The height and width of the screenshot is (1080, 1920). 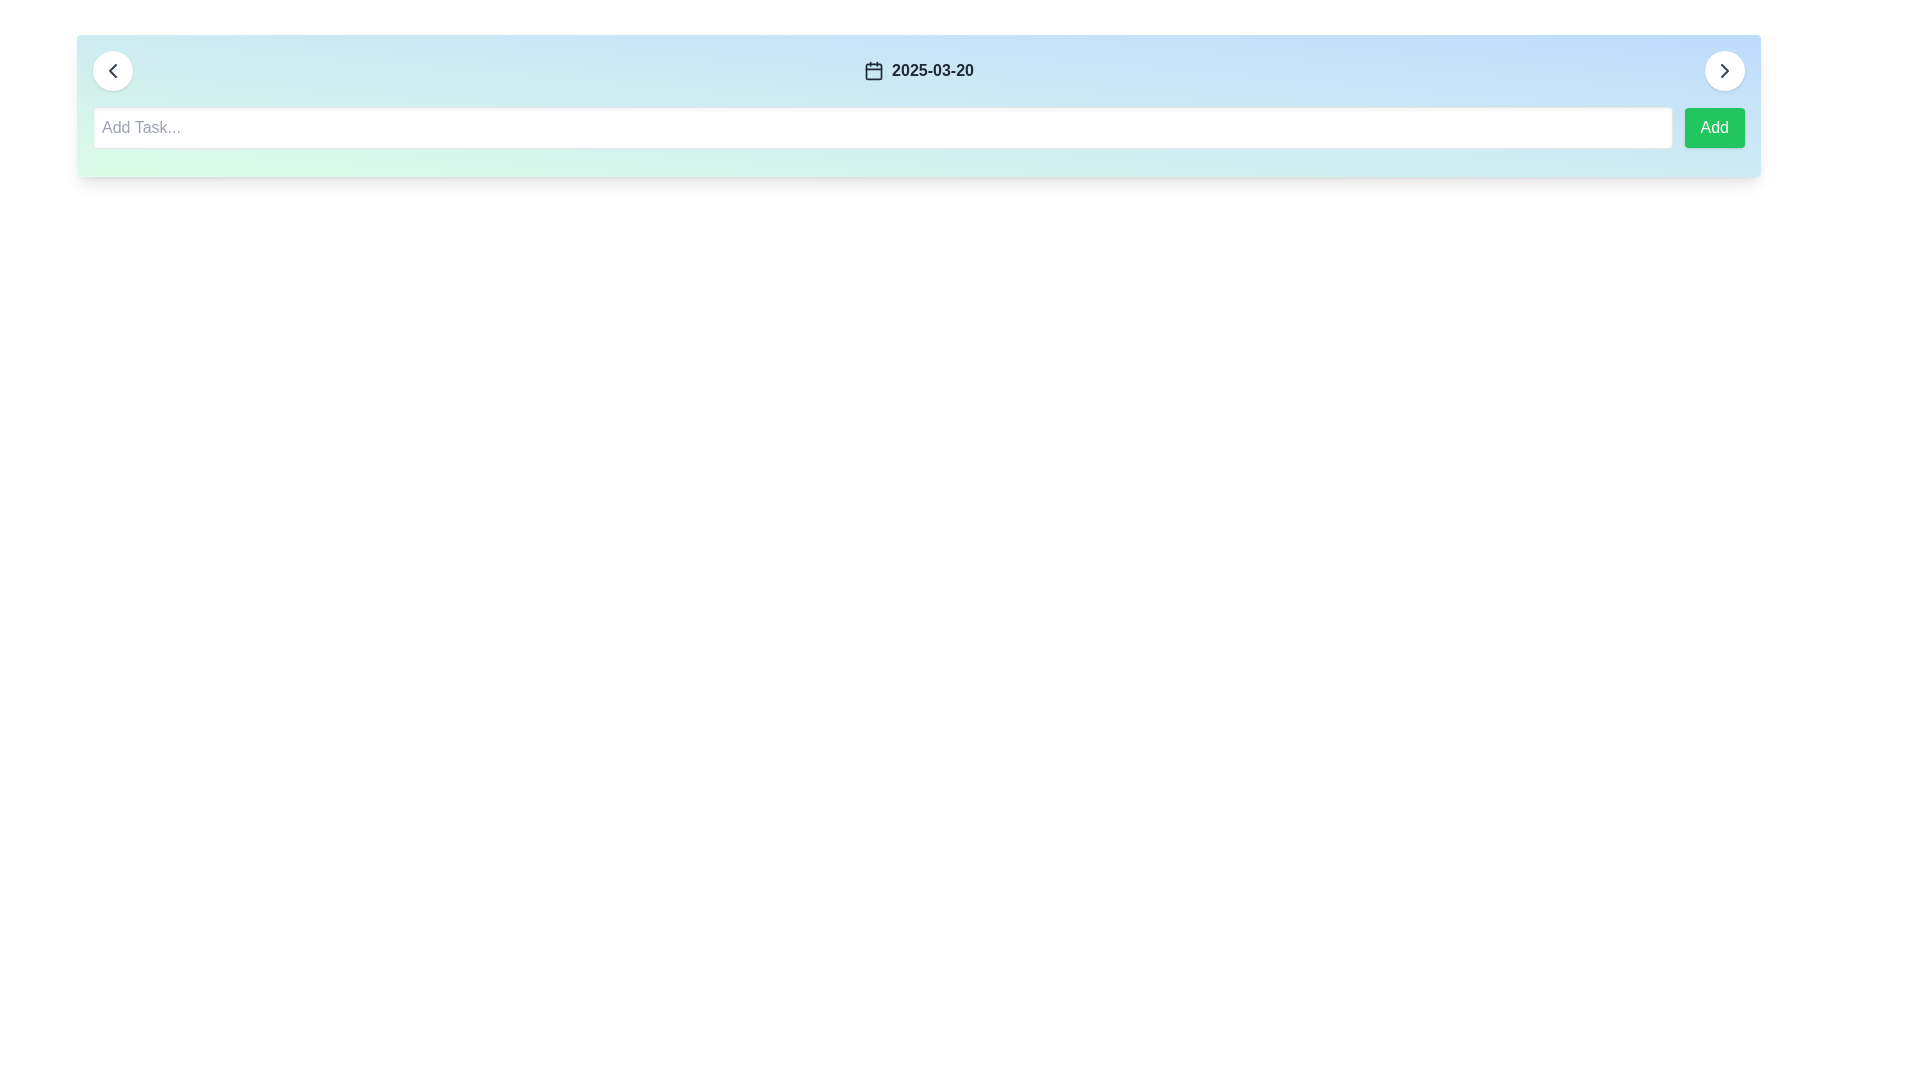 What do you see at coordinates (112, 69) in the screenshot?
I see `the circular button with a white background and a left-pointing chevron icon for a visual hint` at bounding box center [112, 69].